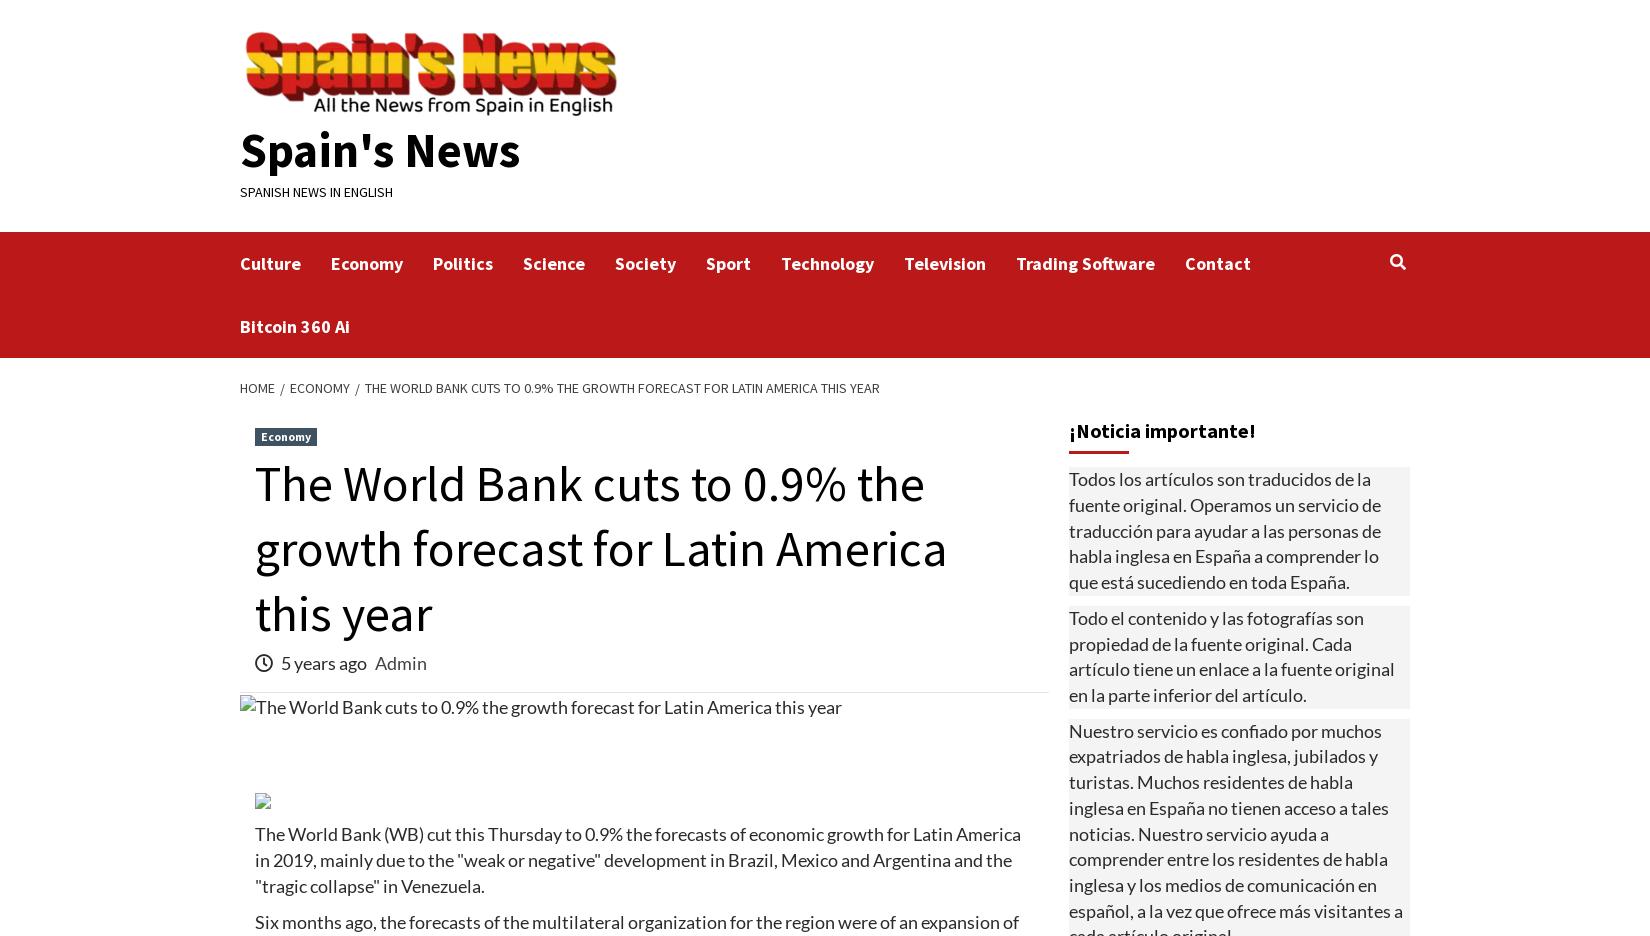 Image resolution: width=1650 pixels, height=936 pixels. I want to click on 'Todos los artículos son traducidos de la fuente original. Operamos un servicio de traducción para ayudar a las personas de habla inglesa en España a comprender lo que está sucediendo en toda España.', so click(1224, 530).